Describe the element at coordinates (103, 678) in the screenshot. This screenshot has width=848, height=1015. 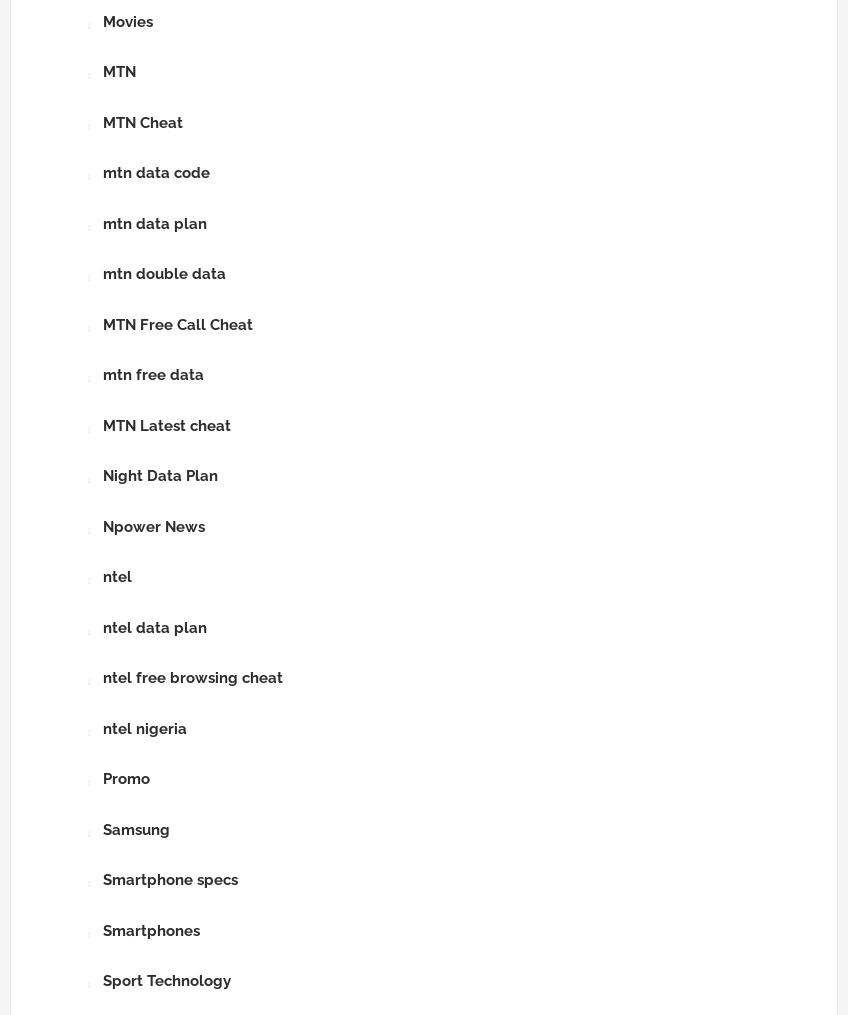
I see `'ntel free browsing cheat'` at that location.